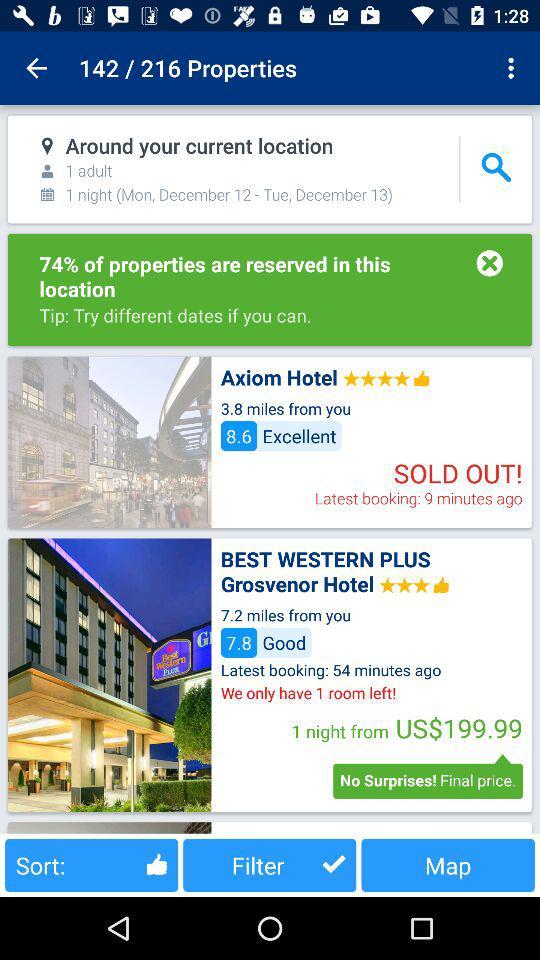 The width and height of the screenshot is (540, 960). I want to click on item next to 142 / 216 properties item, so click(36, 68).